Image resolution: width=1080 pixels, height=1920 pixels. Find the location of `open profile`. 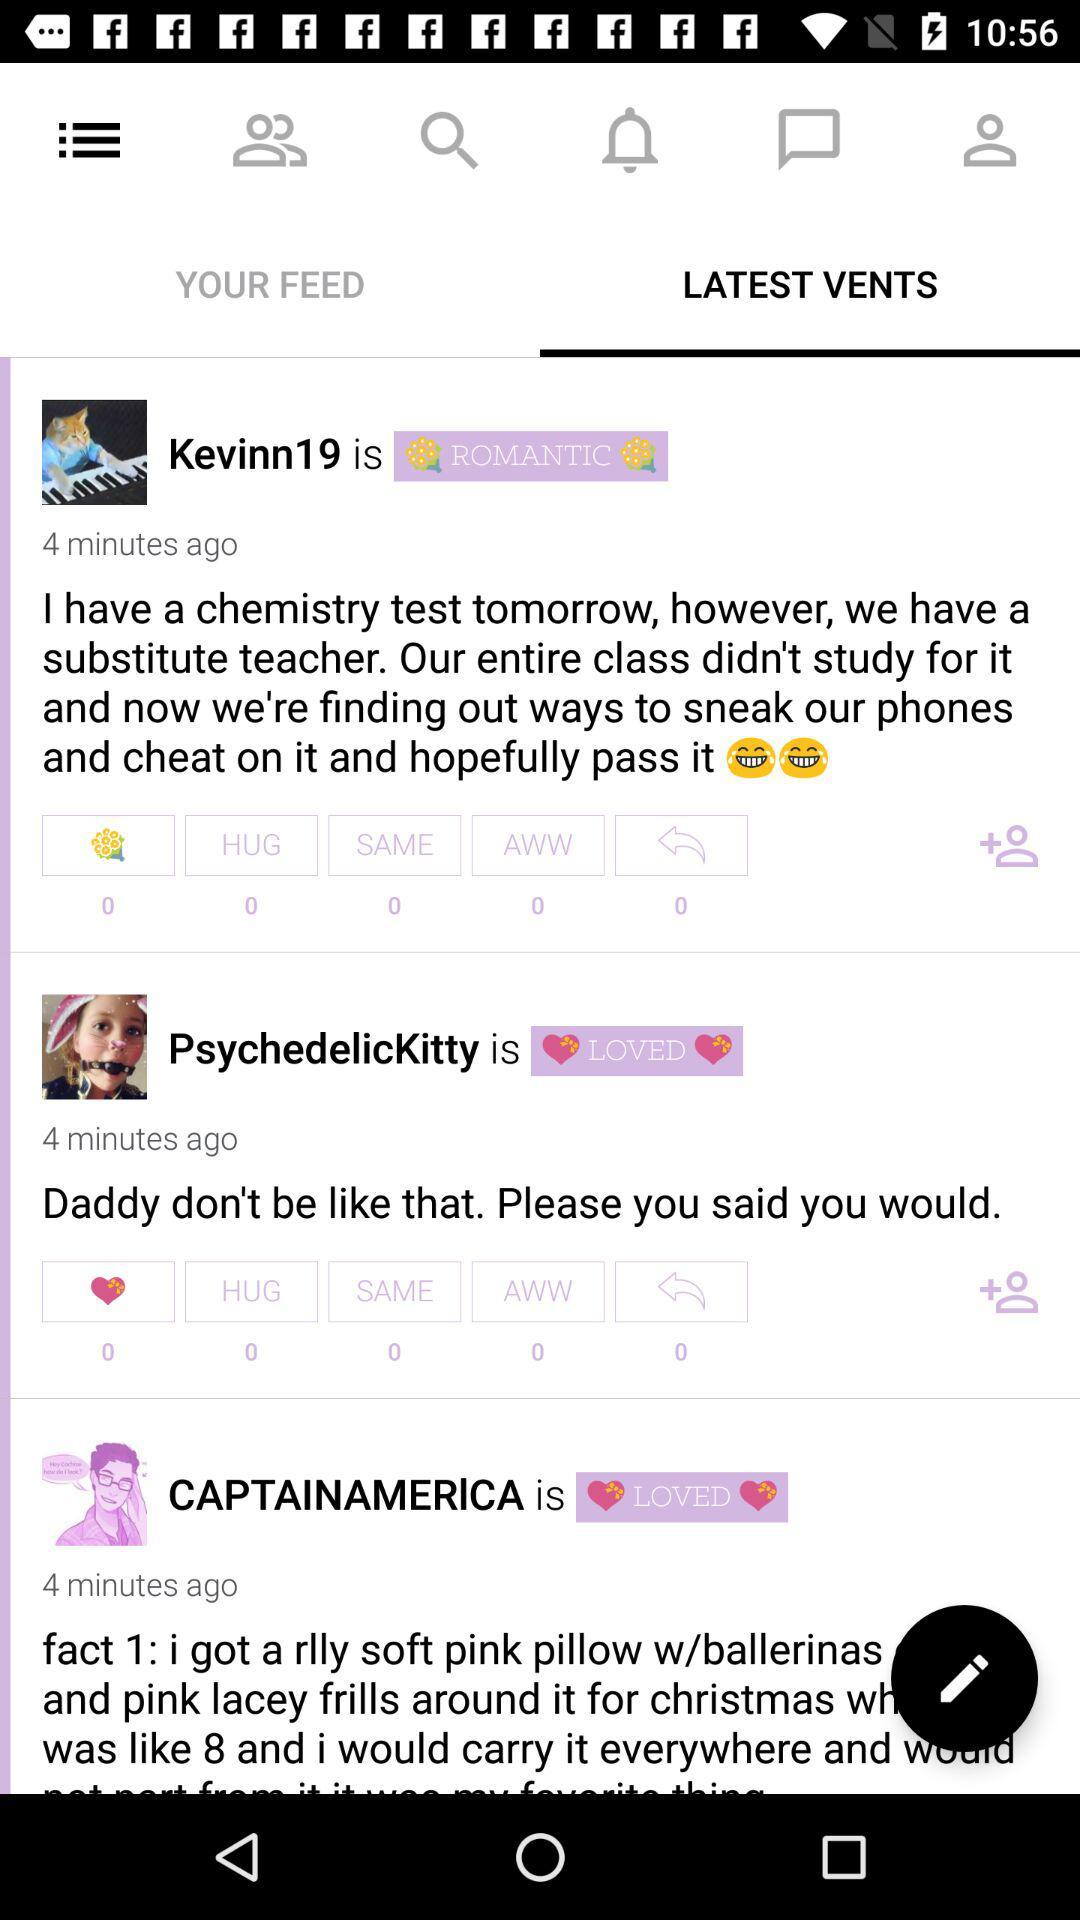

open profile is located at coordinates (94, 1493).